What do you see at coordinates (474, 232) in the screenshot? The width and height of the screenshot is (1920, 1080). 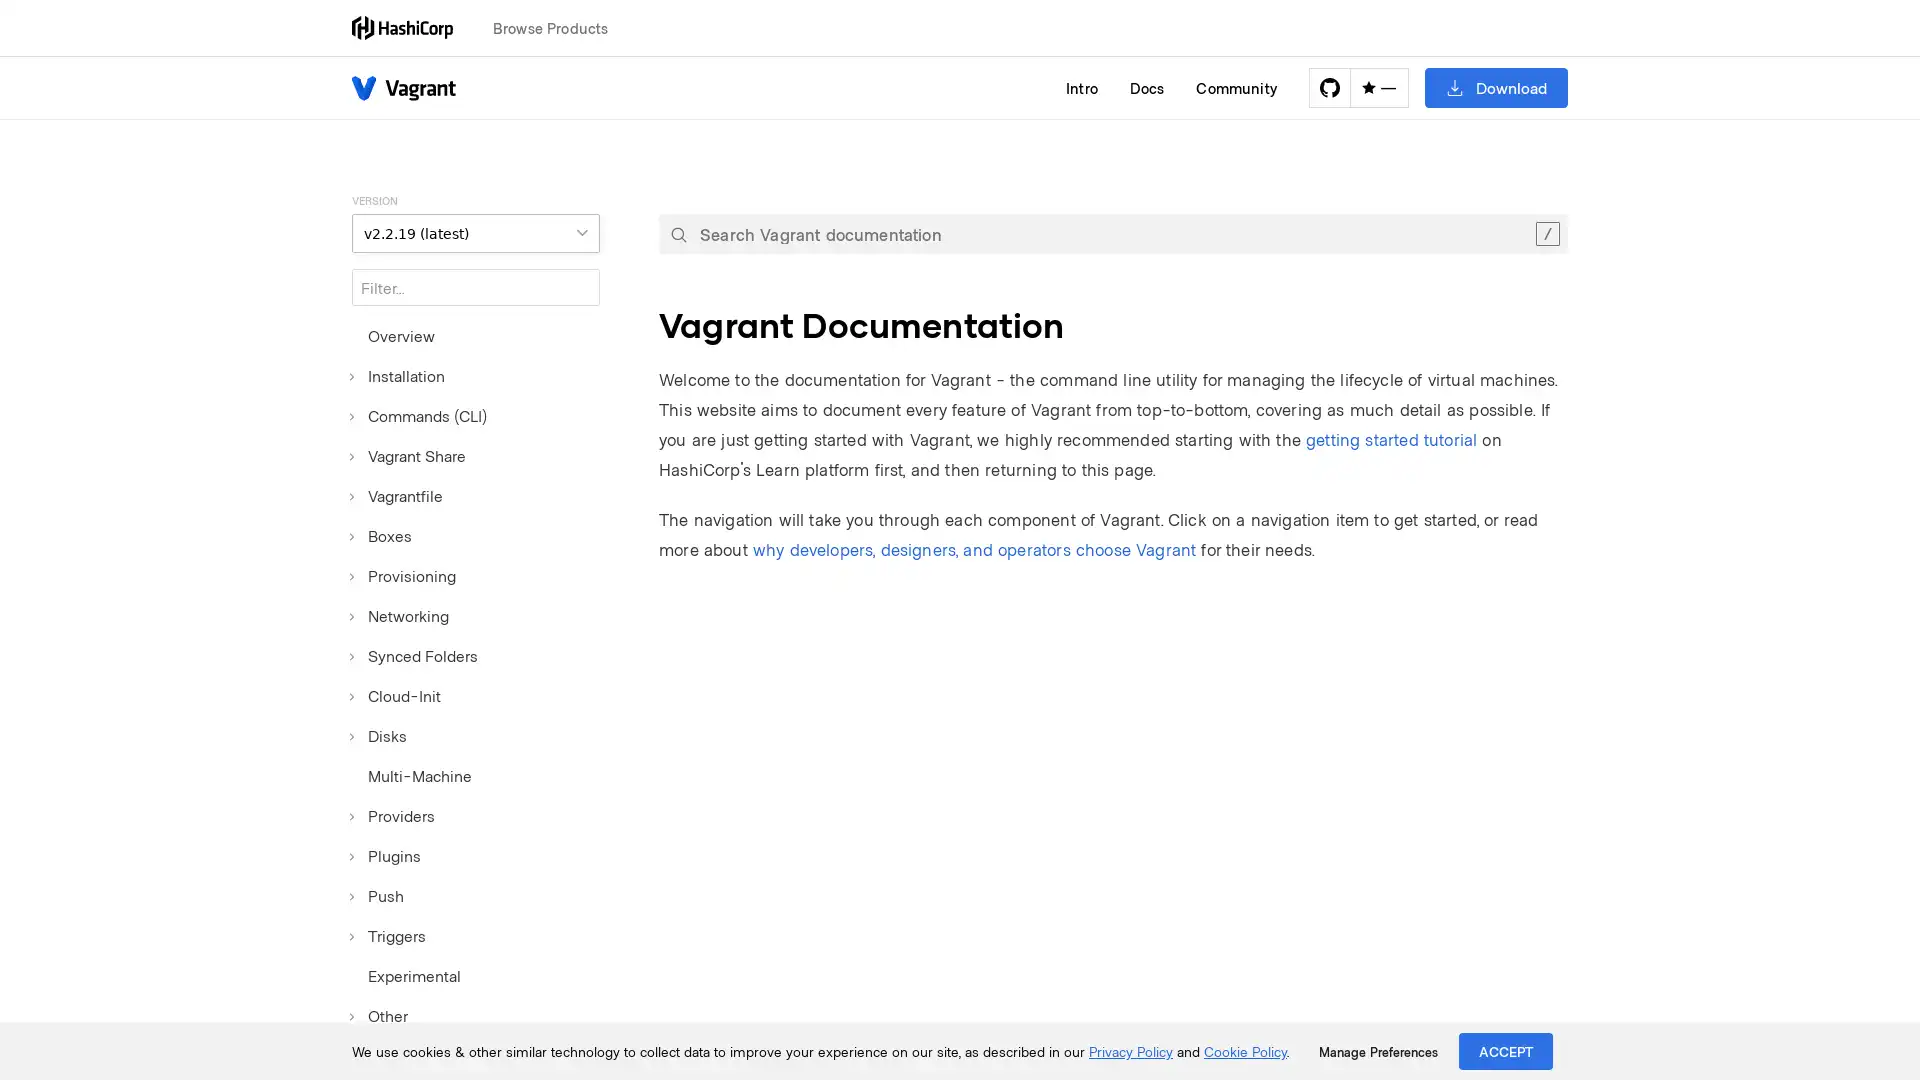 I see `VERSION` at bounding box center [474, 232].